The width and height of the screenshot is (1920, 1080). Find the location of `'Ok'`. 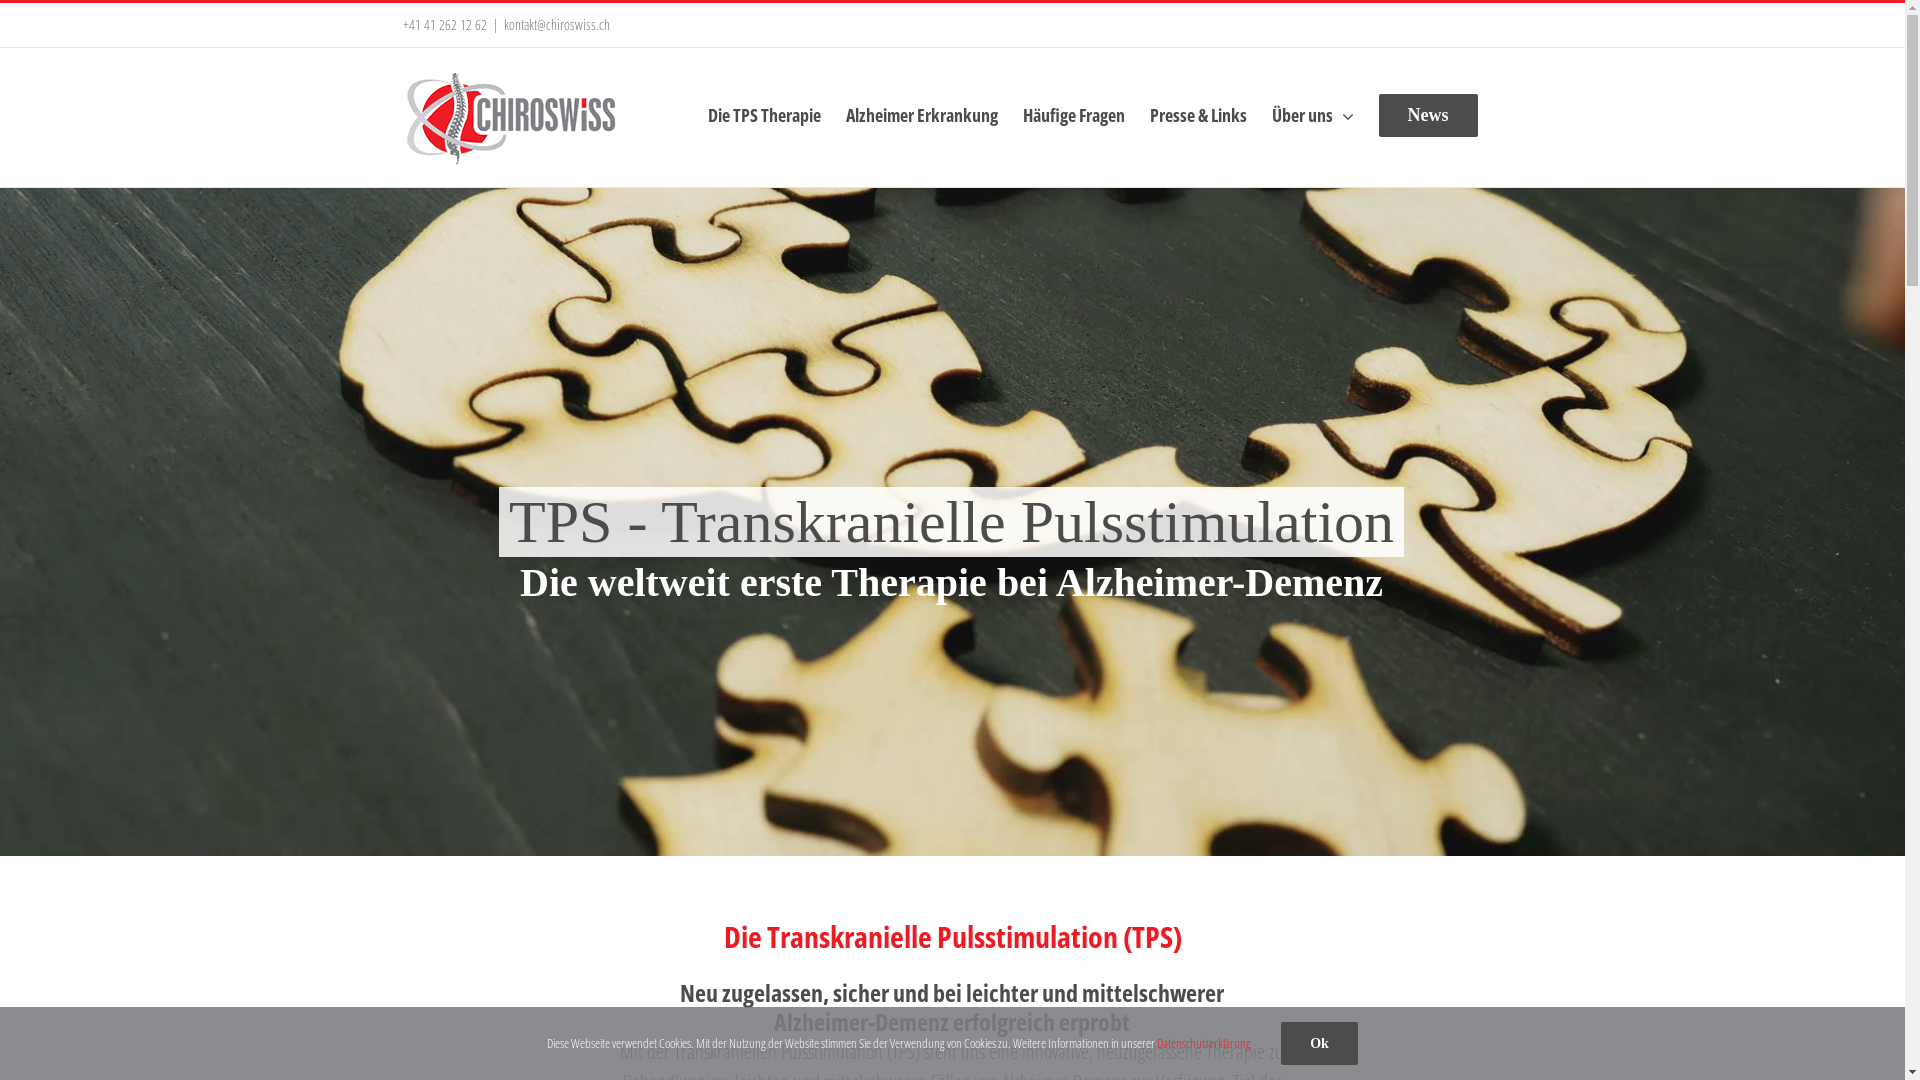

'Ok' is located at coordinates (1281, 1042).